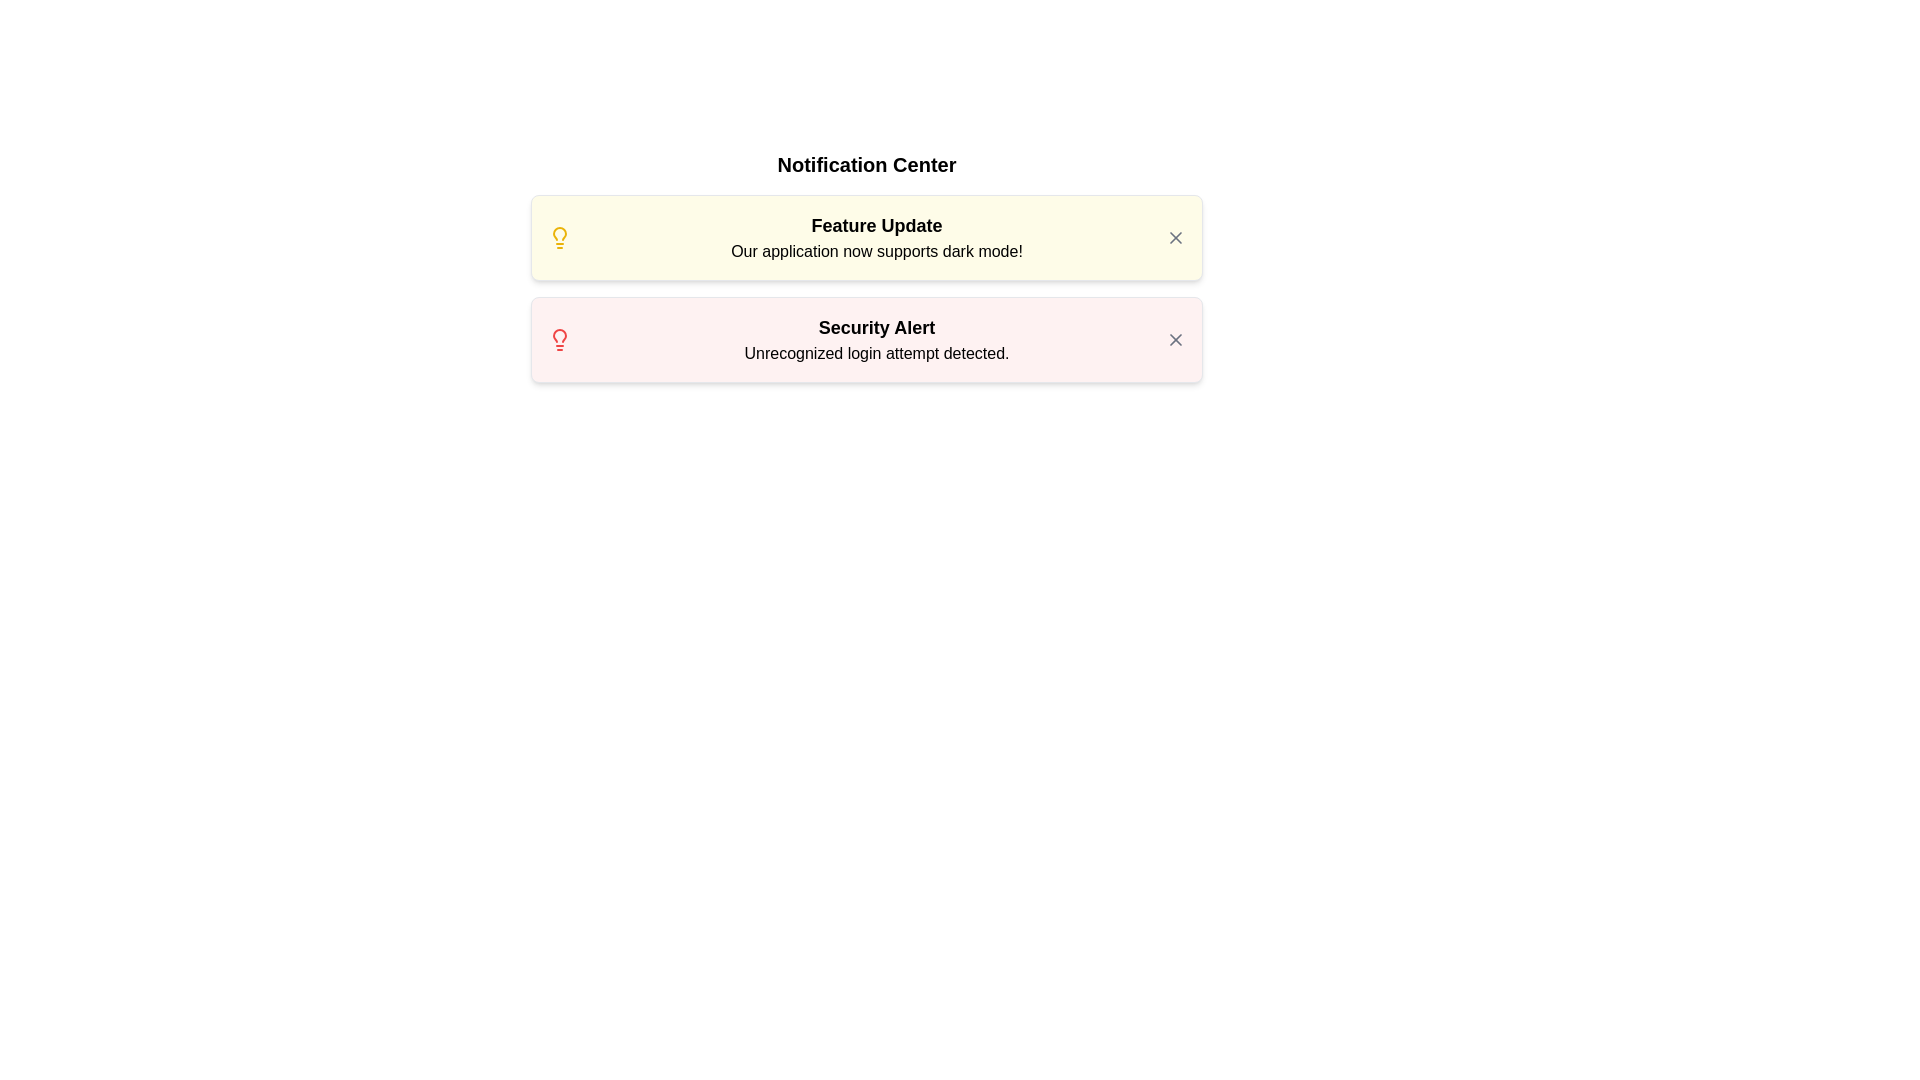 This screenshot has height=1080, width=1920. I want to click on the text label displaying 'Feature Update' which is prominently visible and serves as a heading in the notification card, so click(877, 225).